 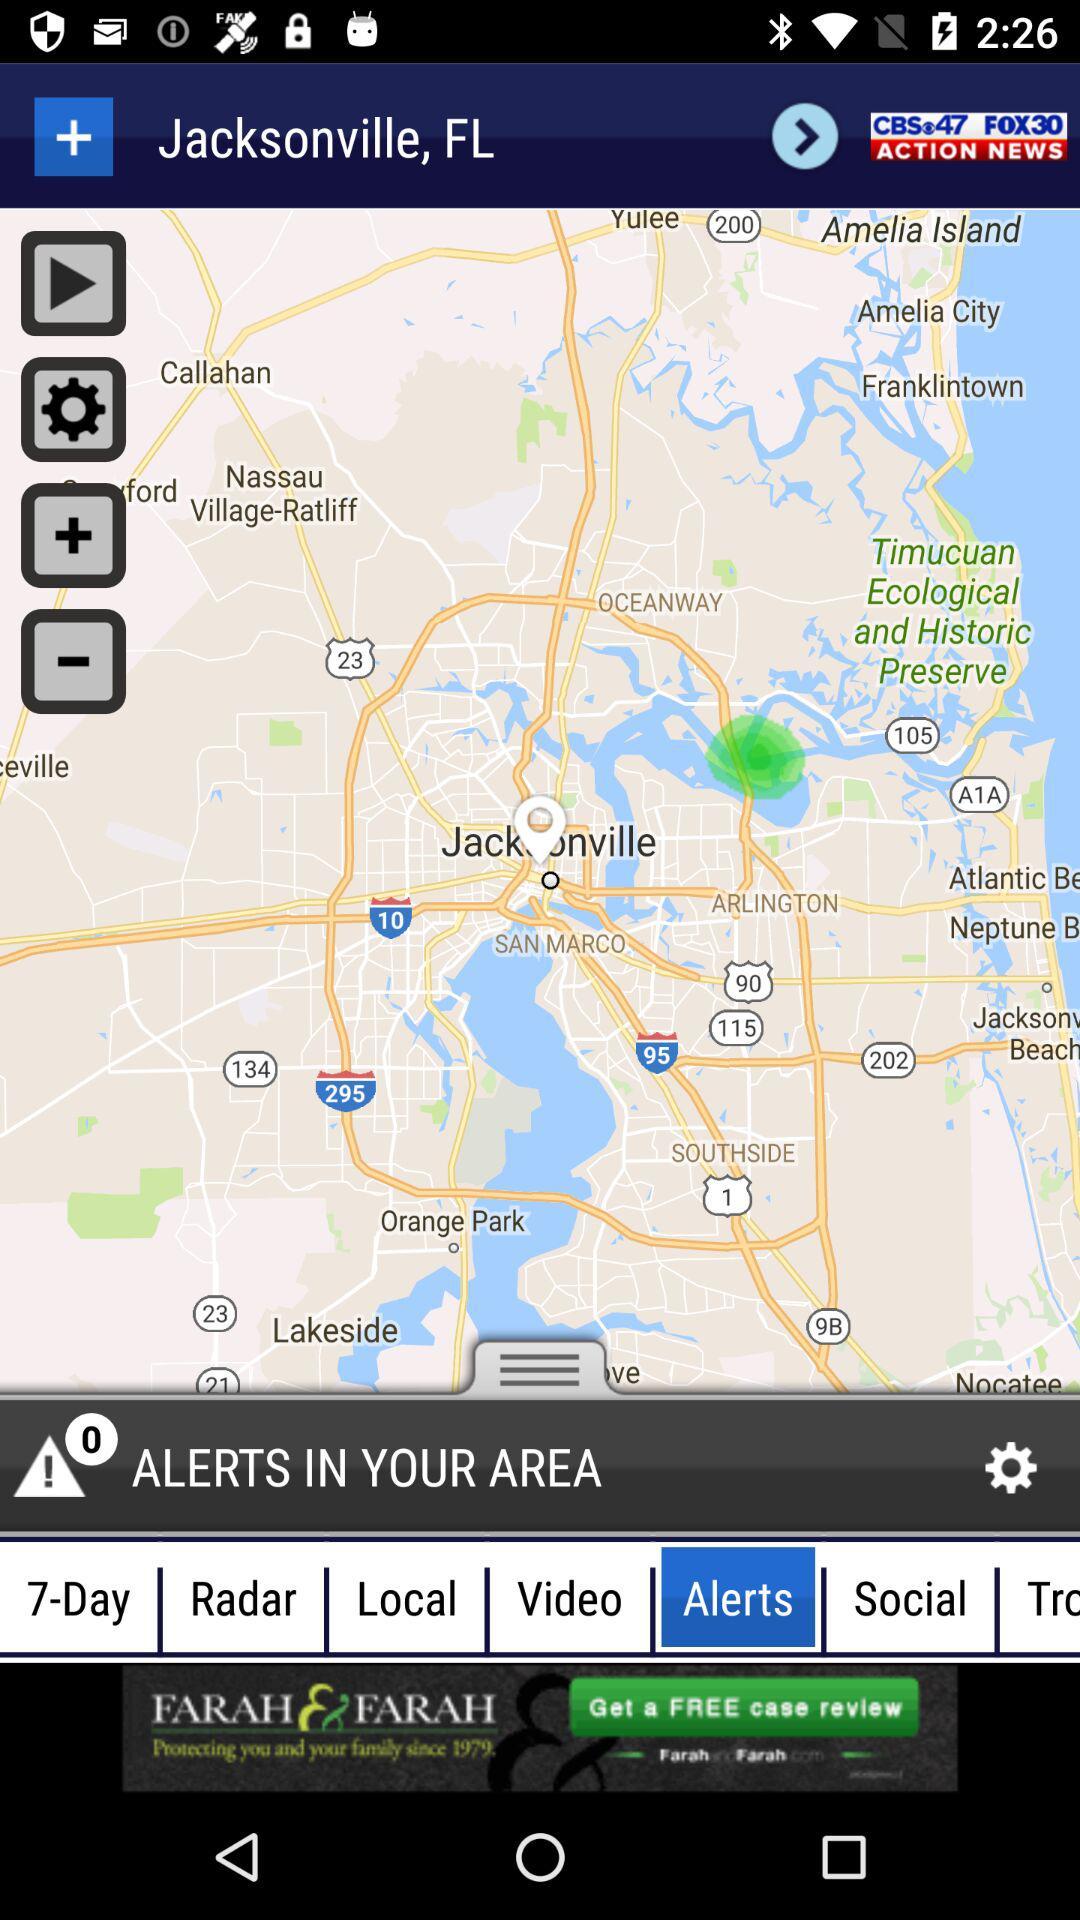 I want to click on the arrow_forward icon, so click(x=804, y=135).